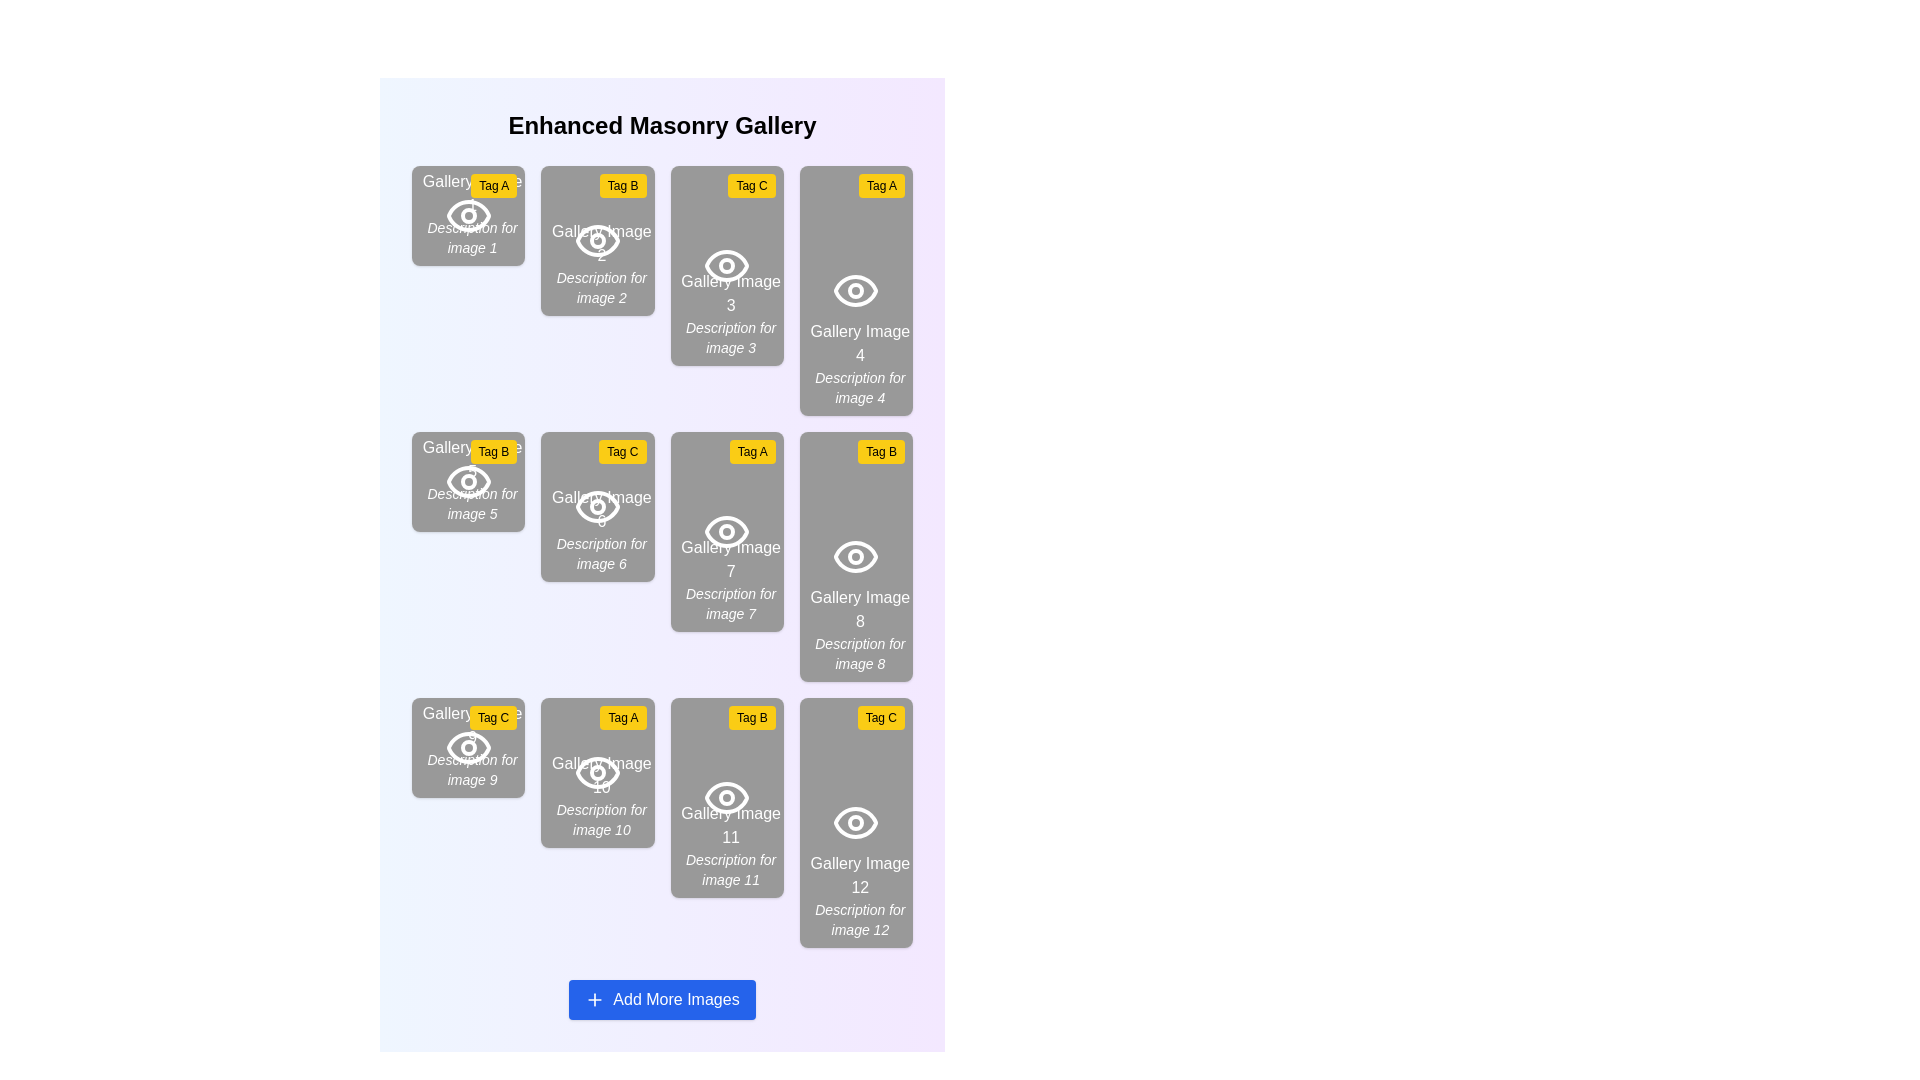 This screenshot has height=1080, width=1920. I want to click on label text 'Gallery Image 12' displayed in white, medium font weight, positioned in the lower section of a card within a grid-like gallery layout, so click(860, 874).